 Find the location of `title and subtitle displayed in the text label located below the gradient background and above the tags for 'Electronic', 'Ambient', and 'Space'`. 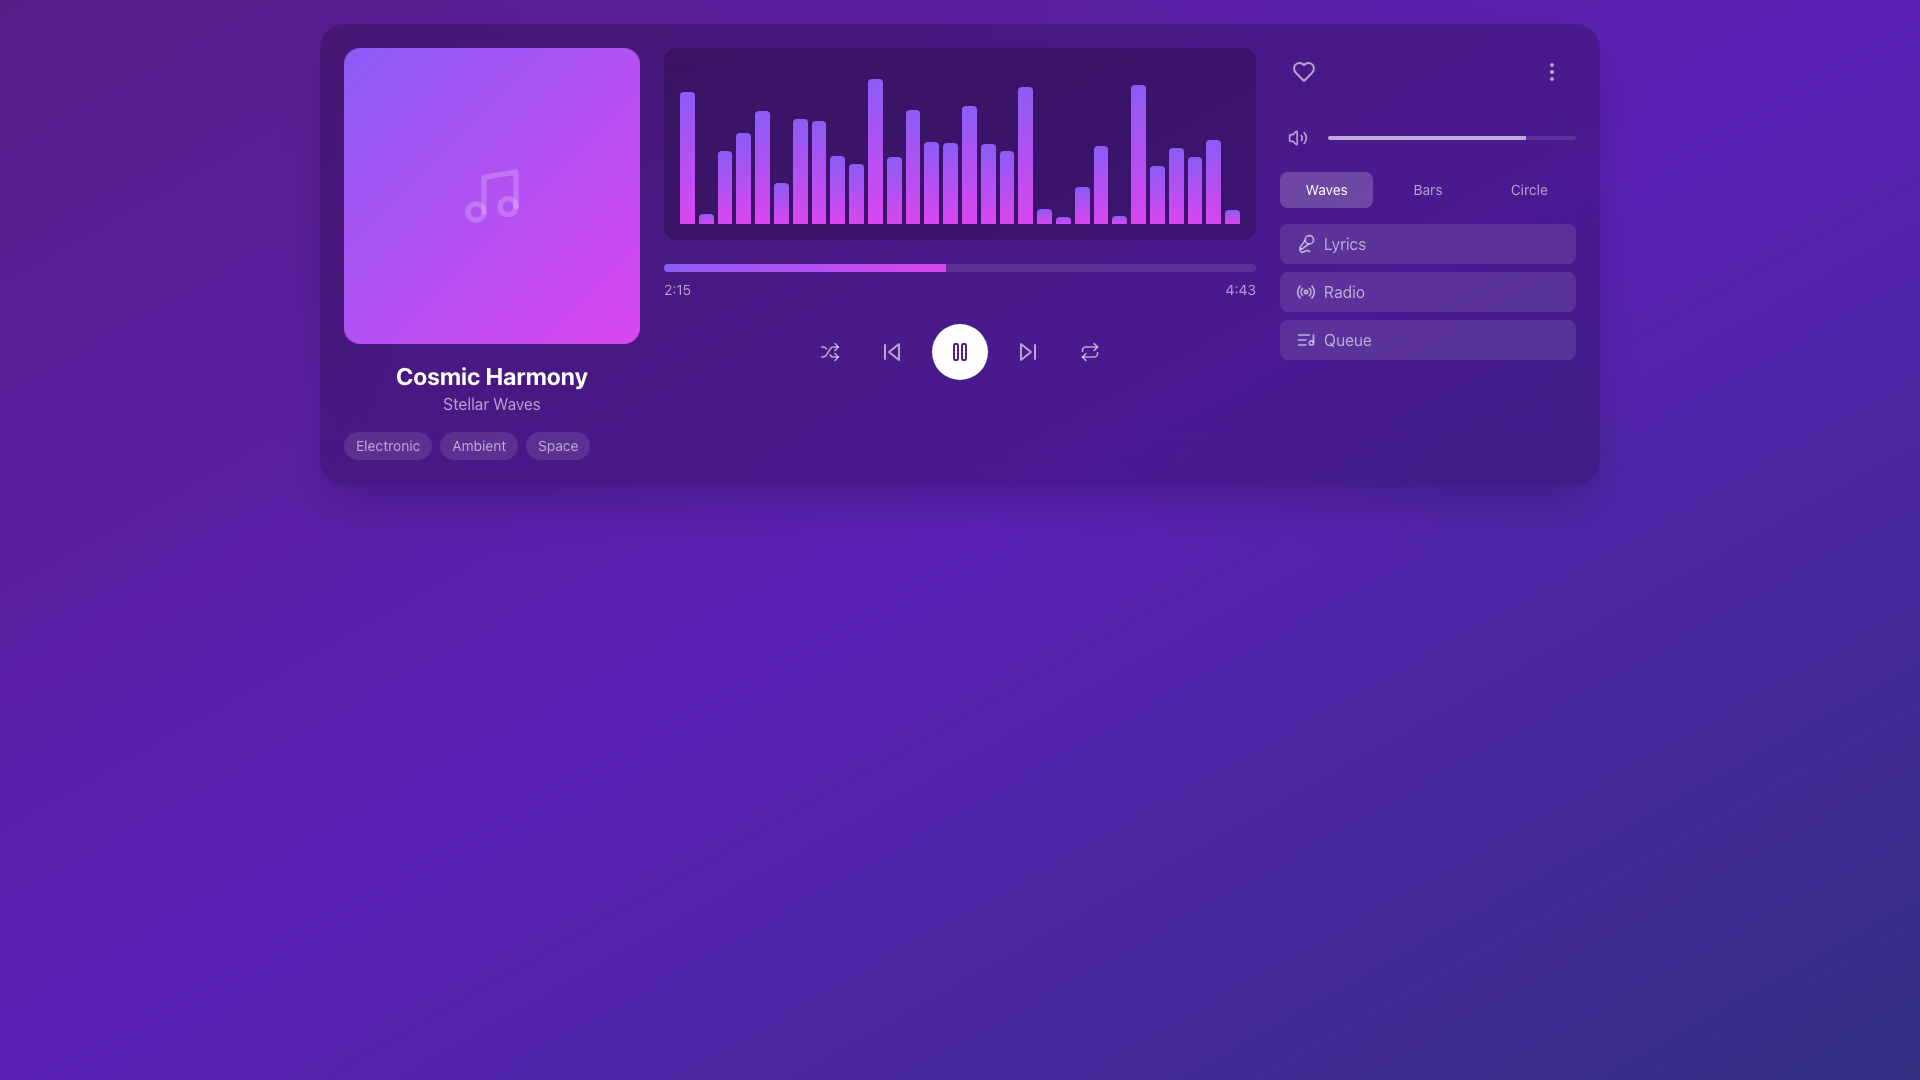

title and subtitle displayed in the text label located below the gradient background and above the tags for 'Electronic', 'Ambient', and 'Space' is located at coordinates (491, 388).